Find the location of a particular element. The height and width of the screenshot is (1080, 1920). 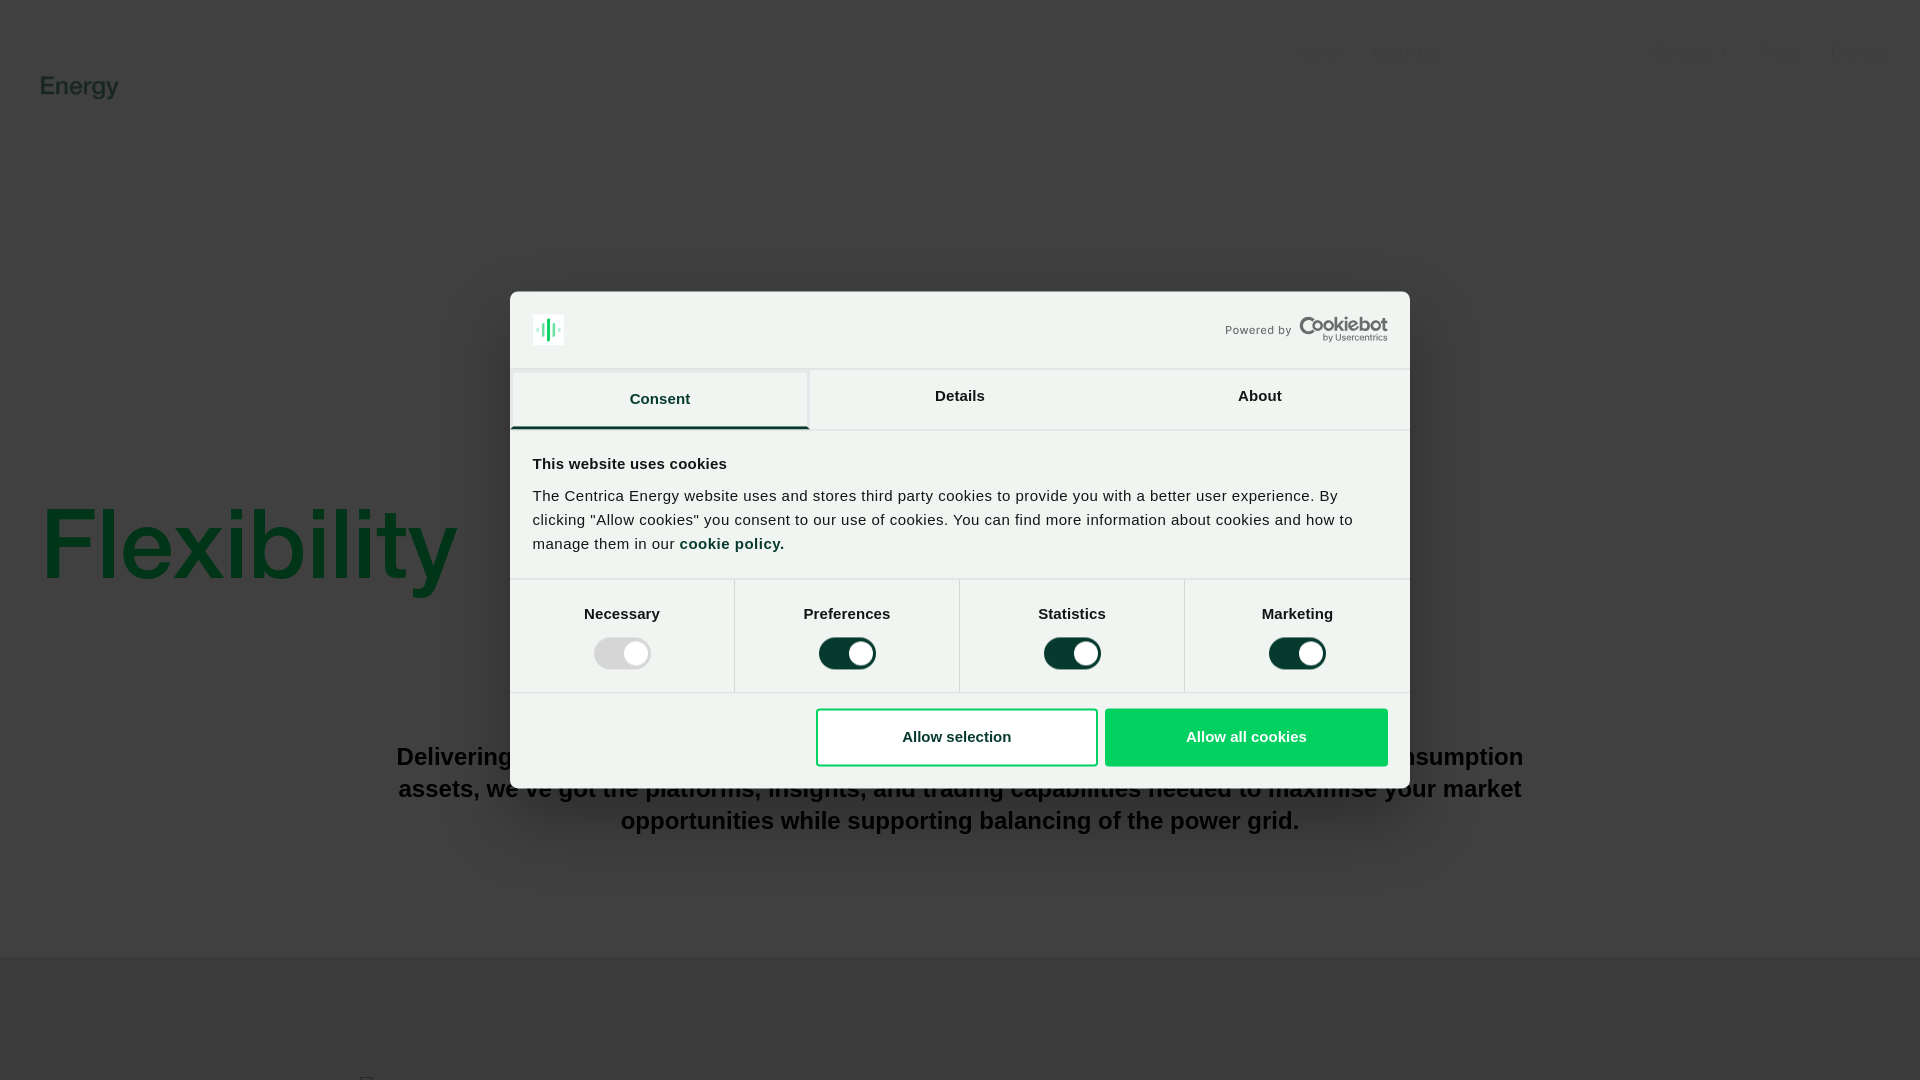

'Press' is located at coordinates (1780, 50).